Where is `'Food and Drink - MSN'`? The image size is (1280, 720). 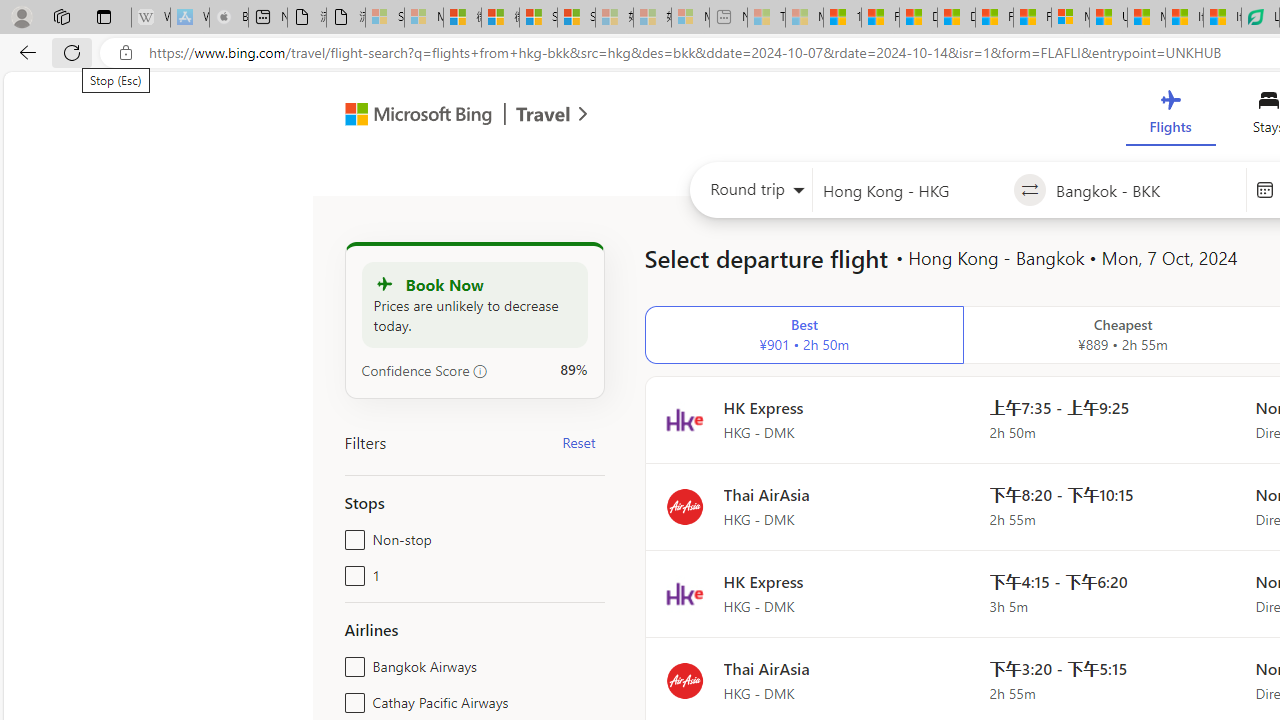
'Food and Drink - MSN' is located at coordinates (880, 17).